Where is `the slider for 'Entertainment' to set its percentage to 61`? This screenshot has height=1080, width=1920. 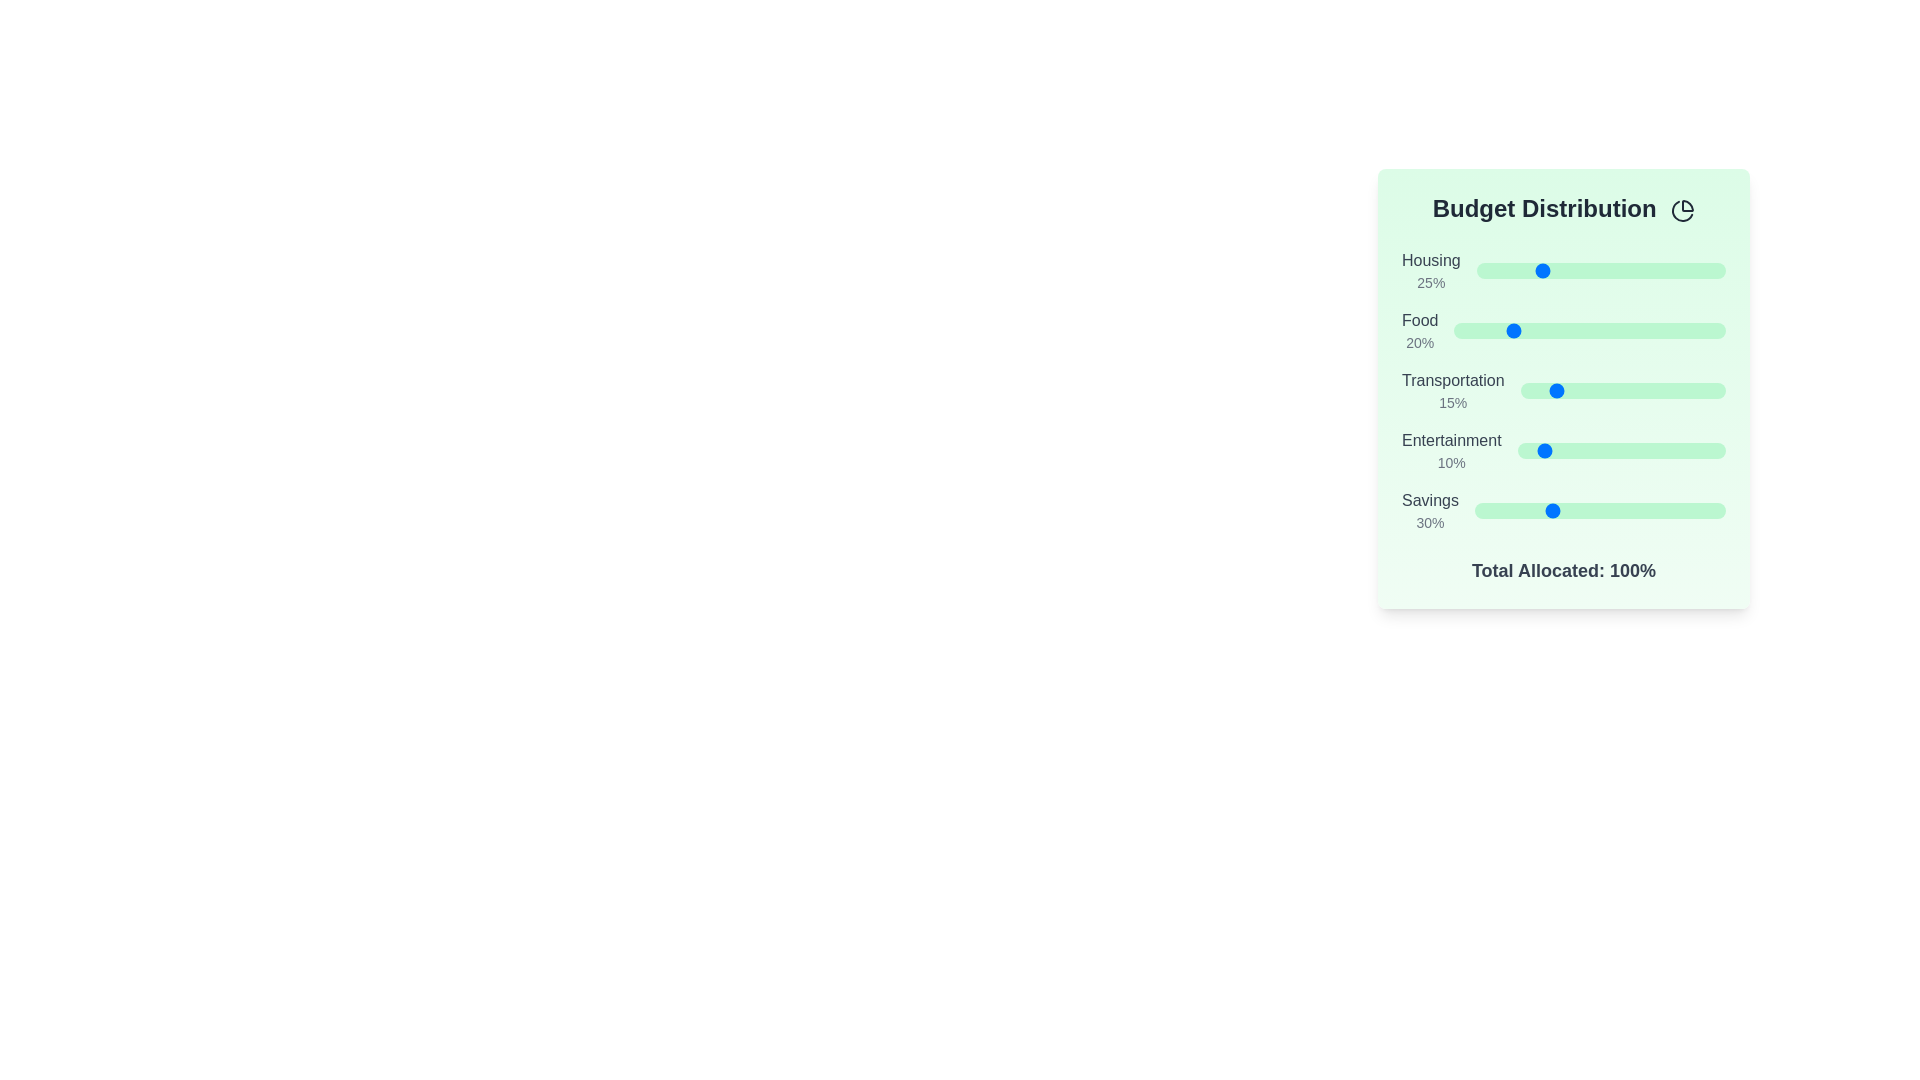 the slider for 'Entertainment' to set its percentage to 61 is located at coordinates (1644, 451).